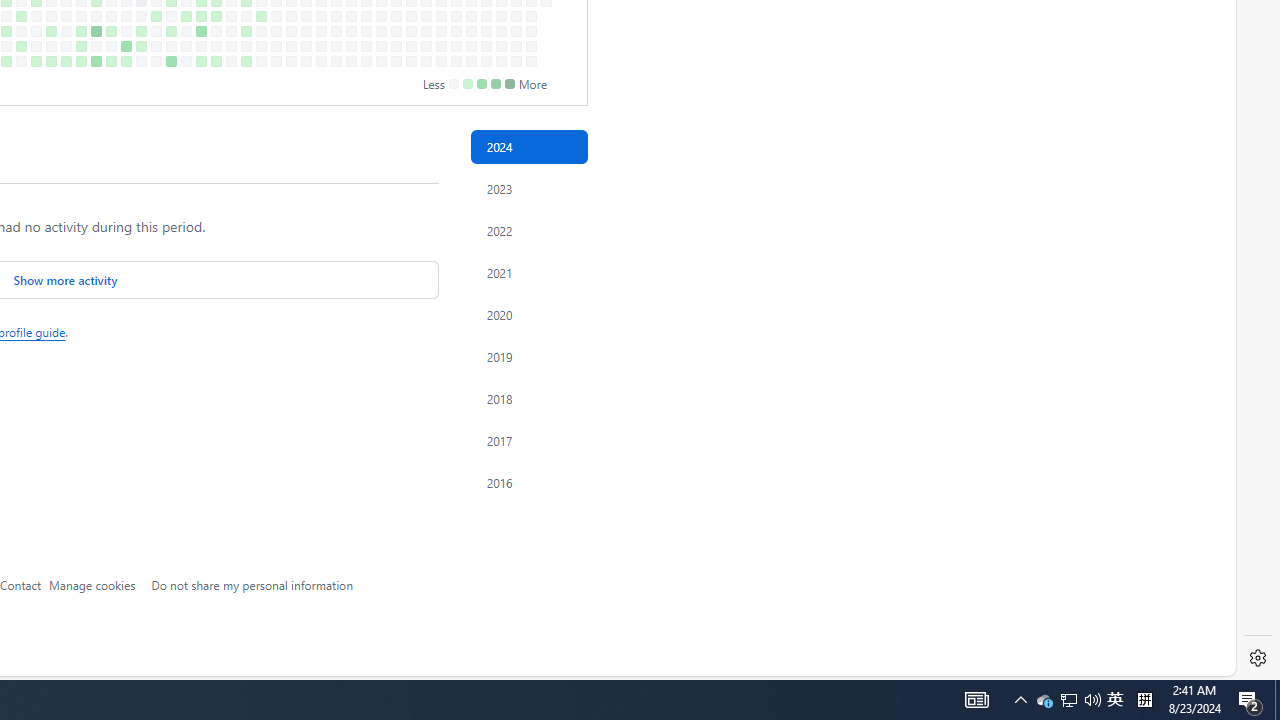 This screenshot has width=1280, height=720. Describe the element at coordinates (528, 355) in the screenshot. I see `'2019'` at that location.